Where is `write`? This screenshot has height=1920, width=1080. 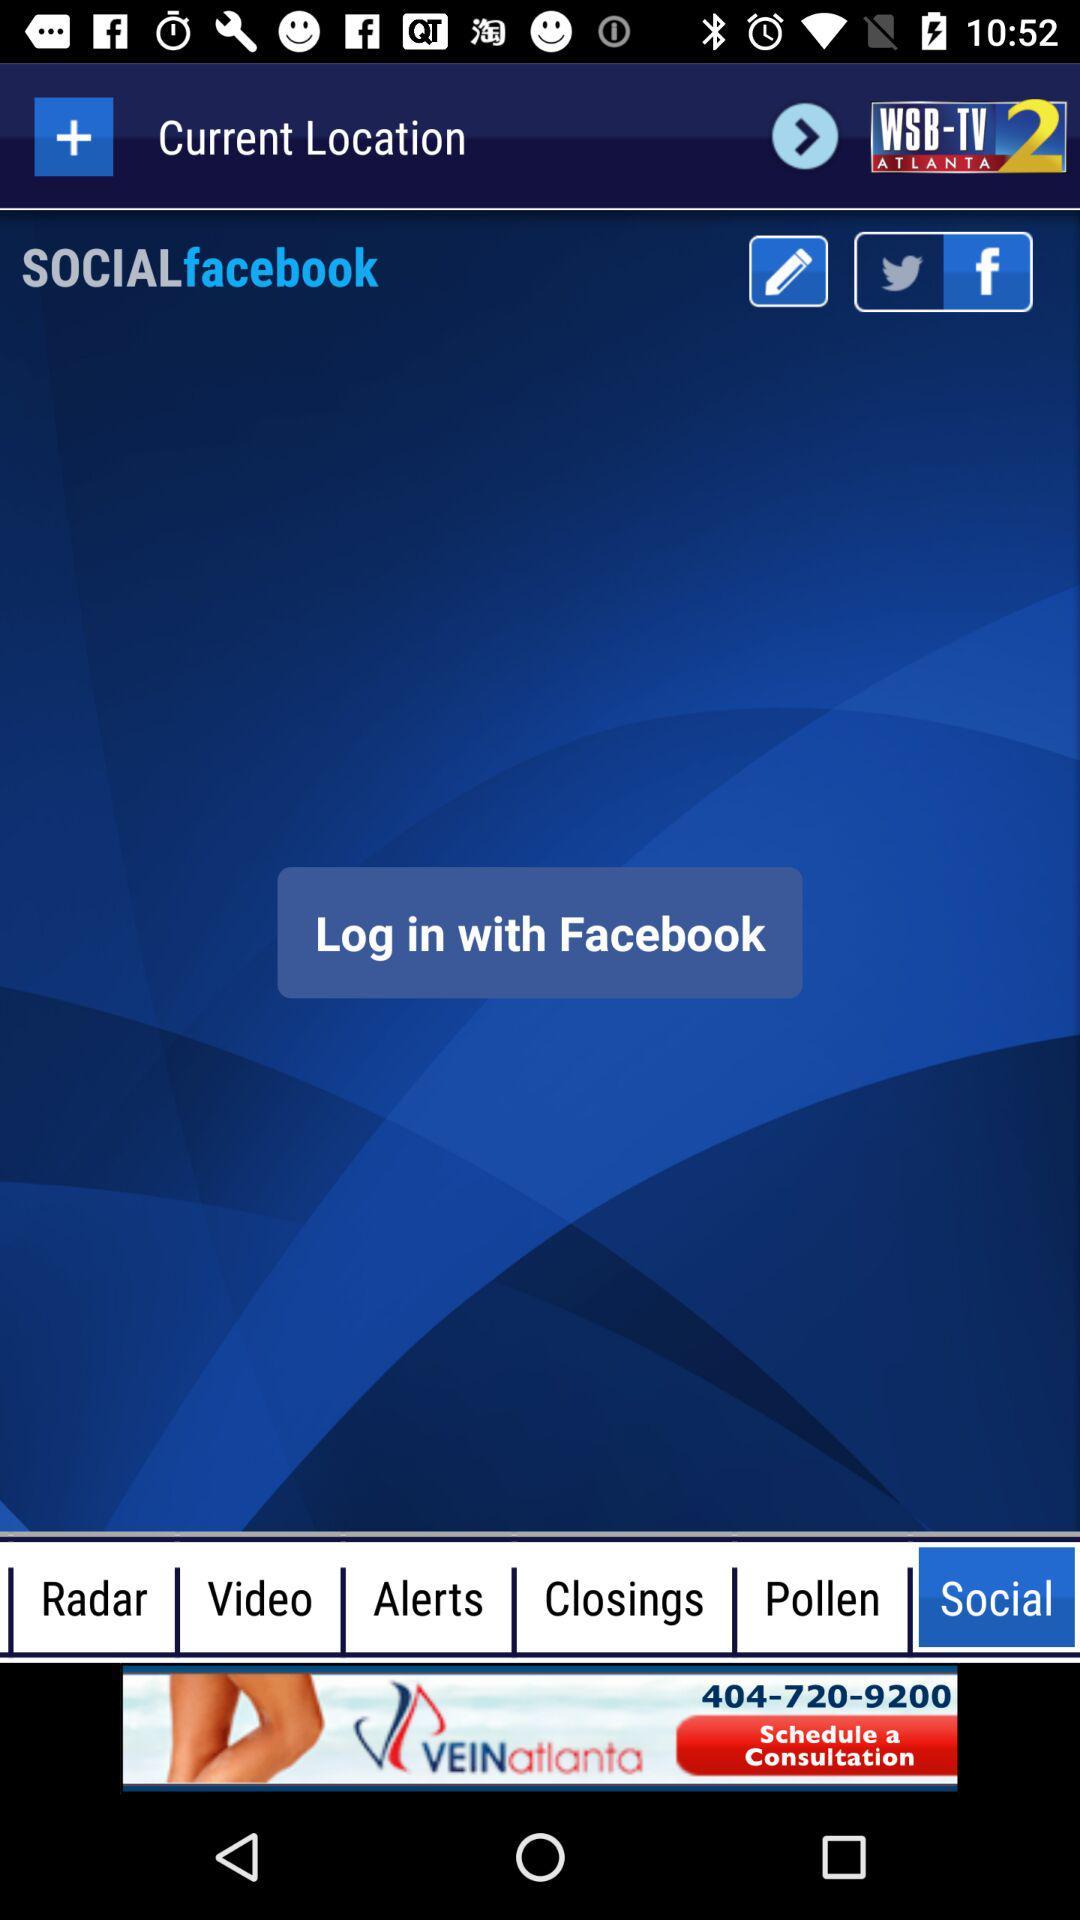 write is located at coordinates (787, 270).